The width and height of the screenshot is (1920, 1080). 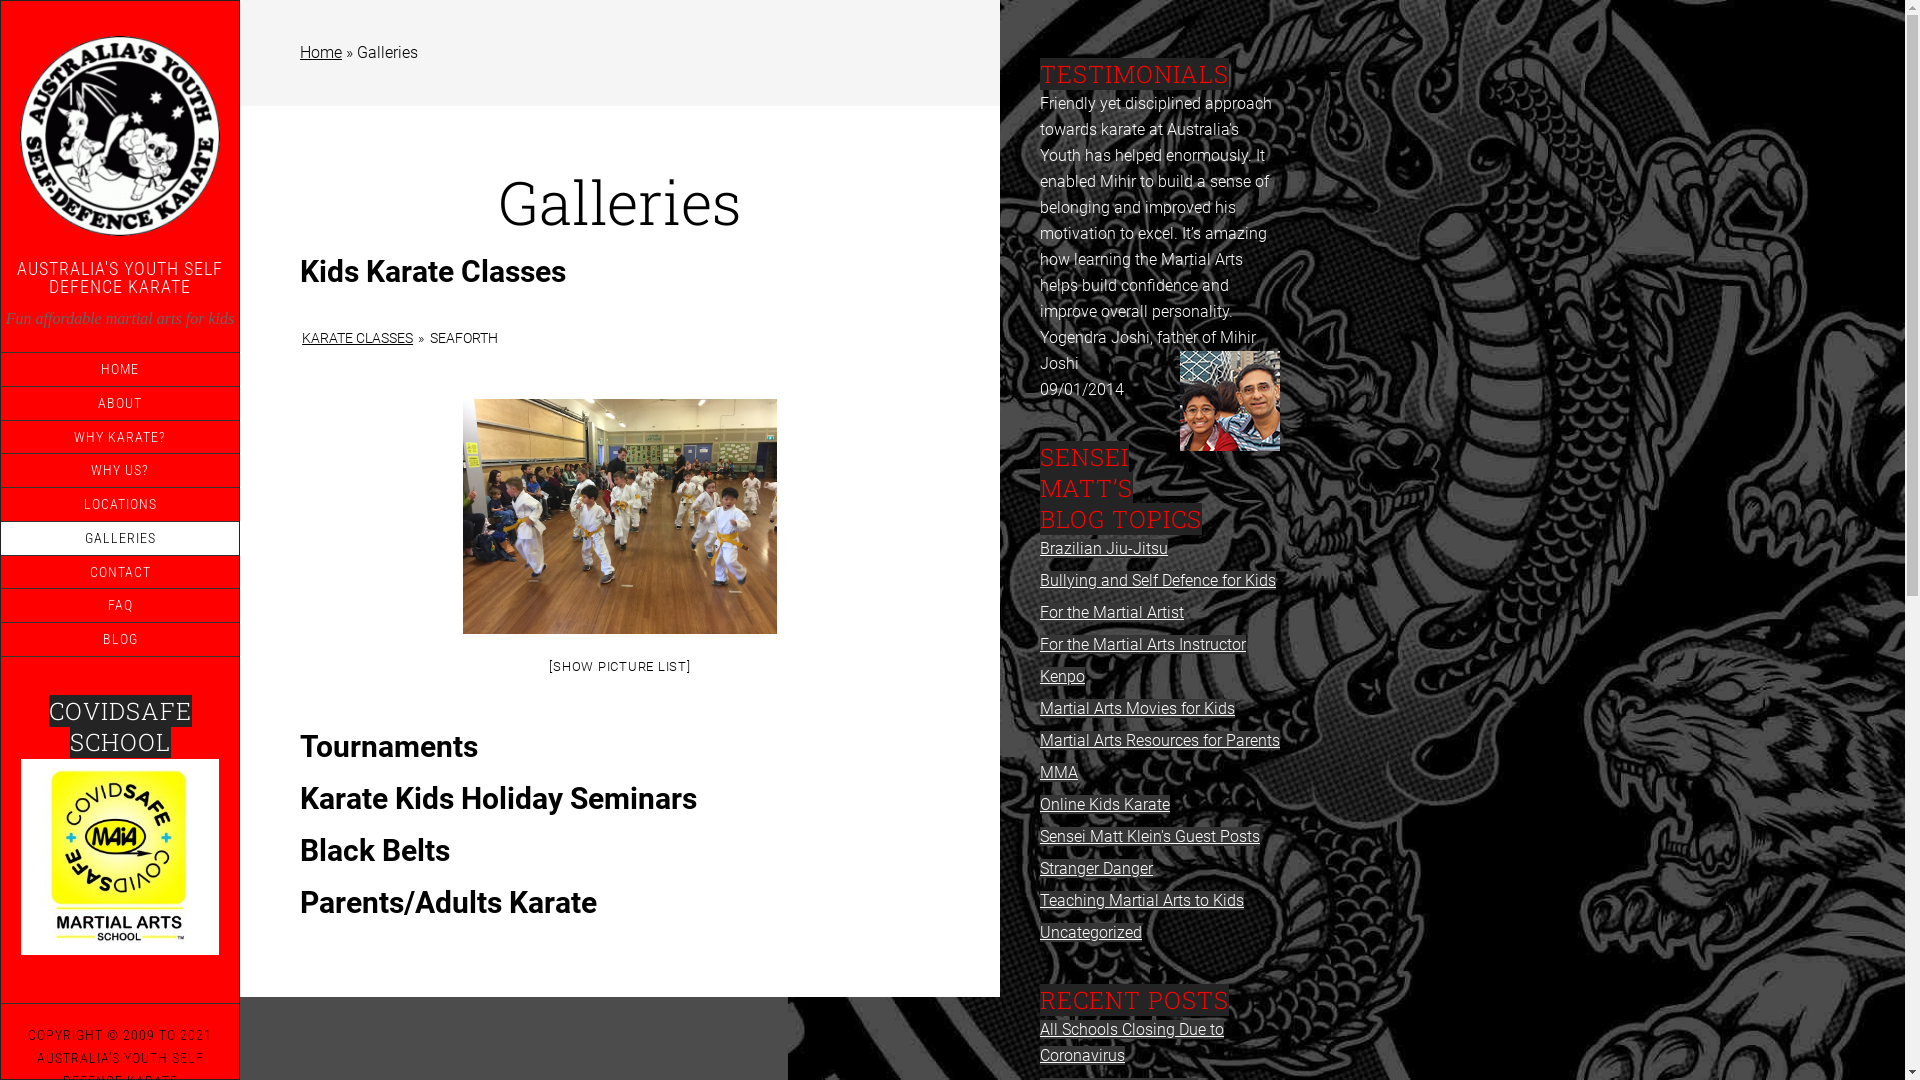 What do you see at coordinates (618, 666) in the screenshot?
I see `'[SHOW PICTURE LIST]'` at bounding box center [618, 666].